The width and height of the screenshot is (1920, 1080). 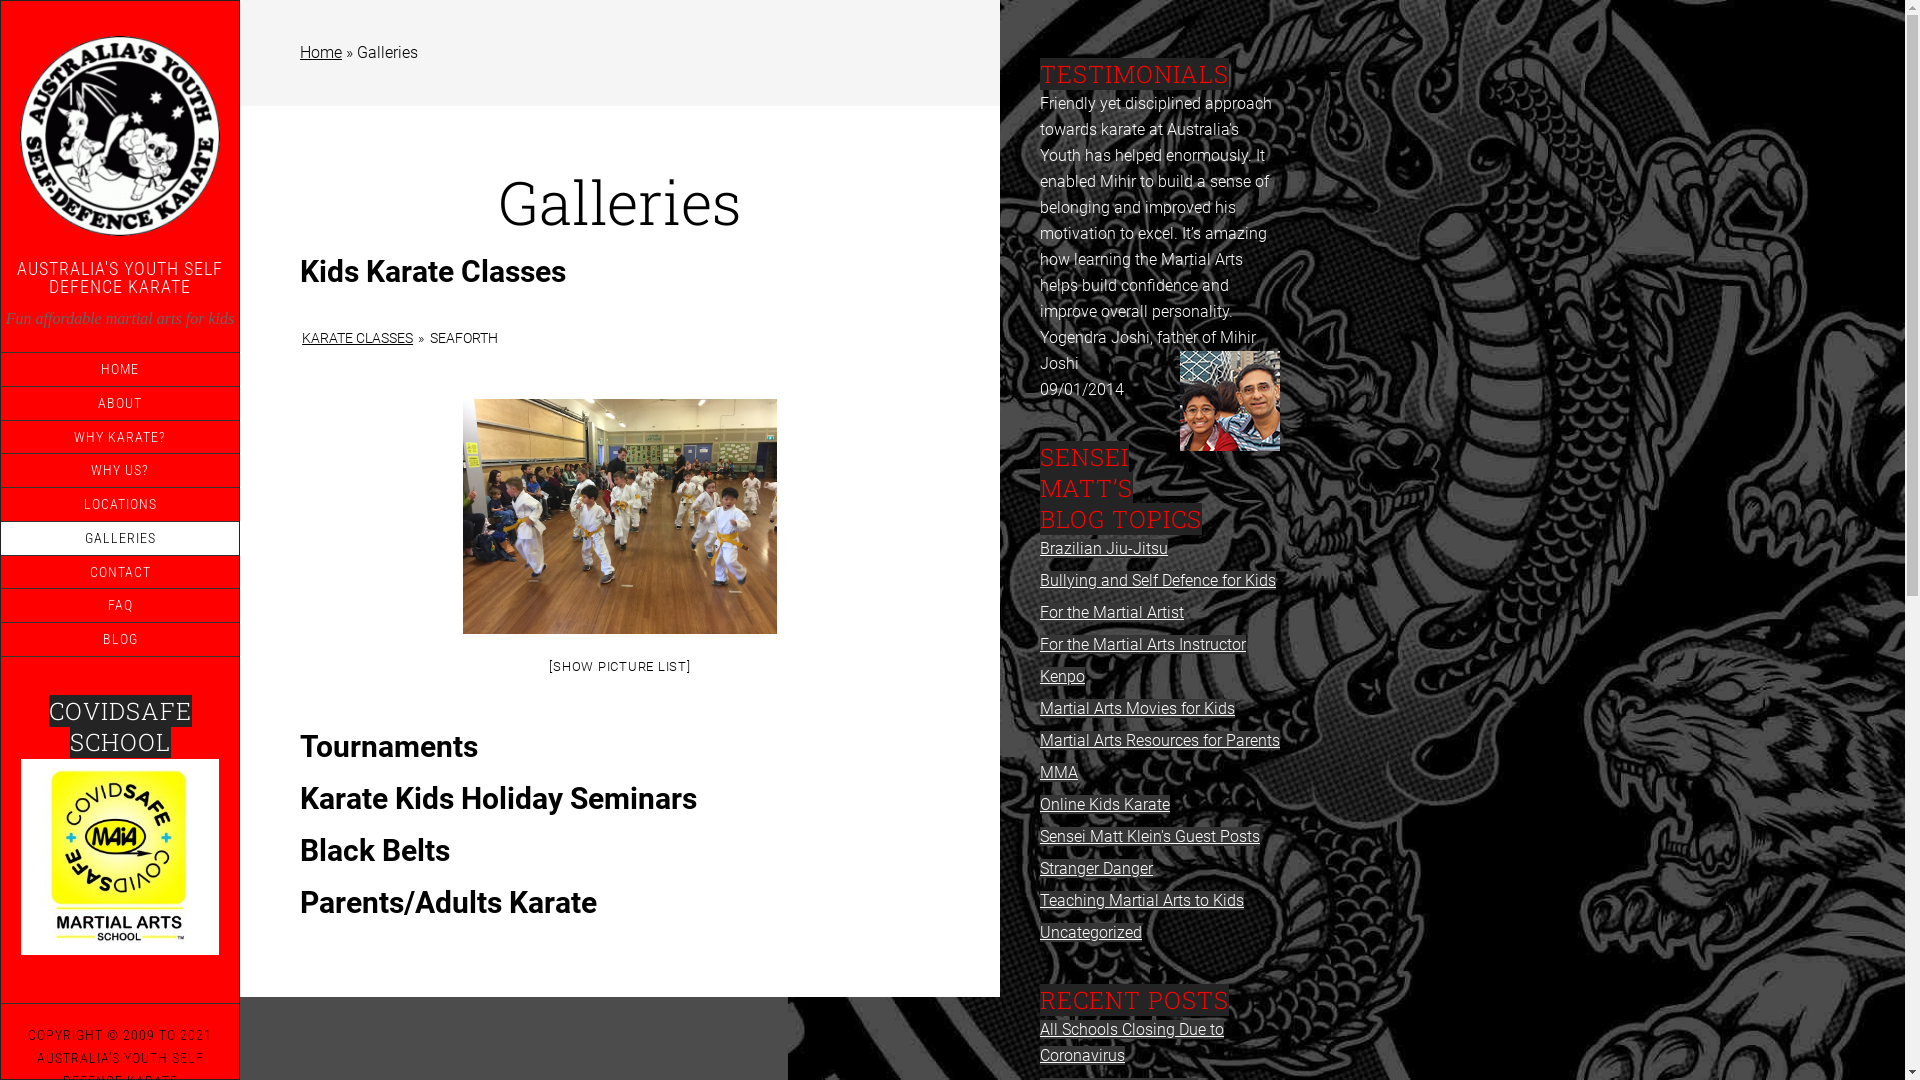 What do you see at coordinates (618, 666) in the screenshot?
I see `'[SHOW PICTURE LIST]'` at bounding box center [618, 666].